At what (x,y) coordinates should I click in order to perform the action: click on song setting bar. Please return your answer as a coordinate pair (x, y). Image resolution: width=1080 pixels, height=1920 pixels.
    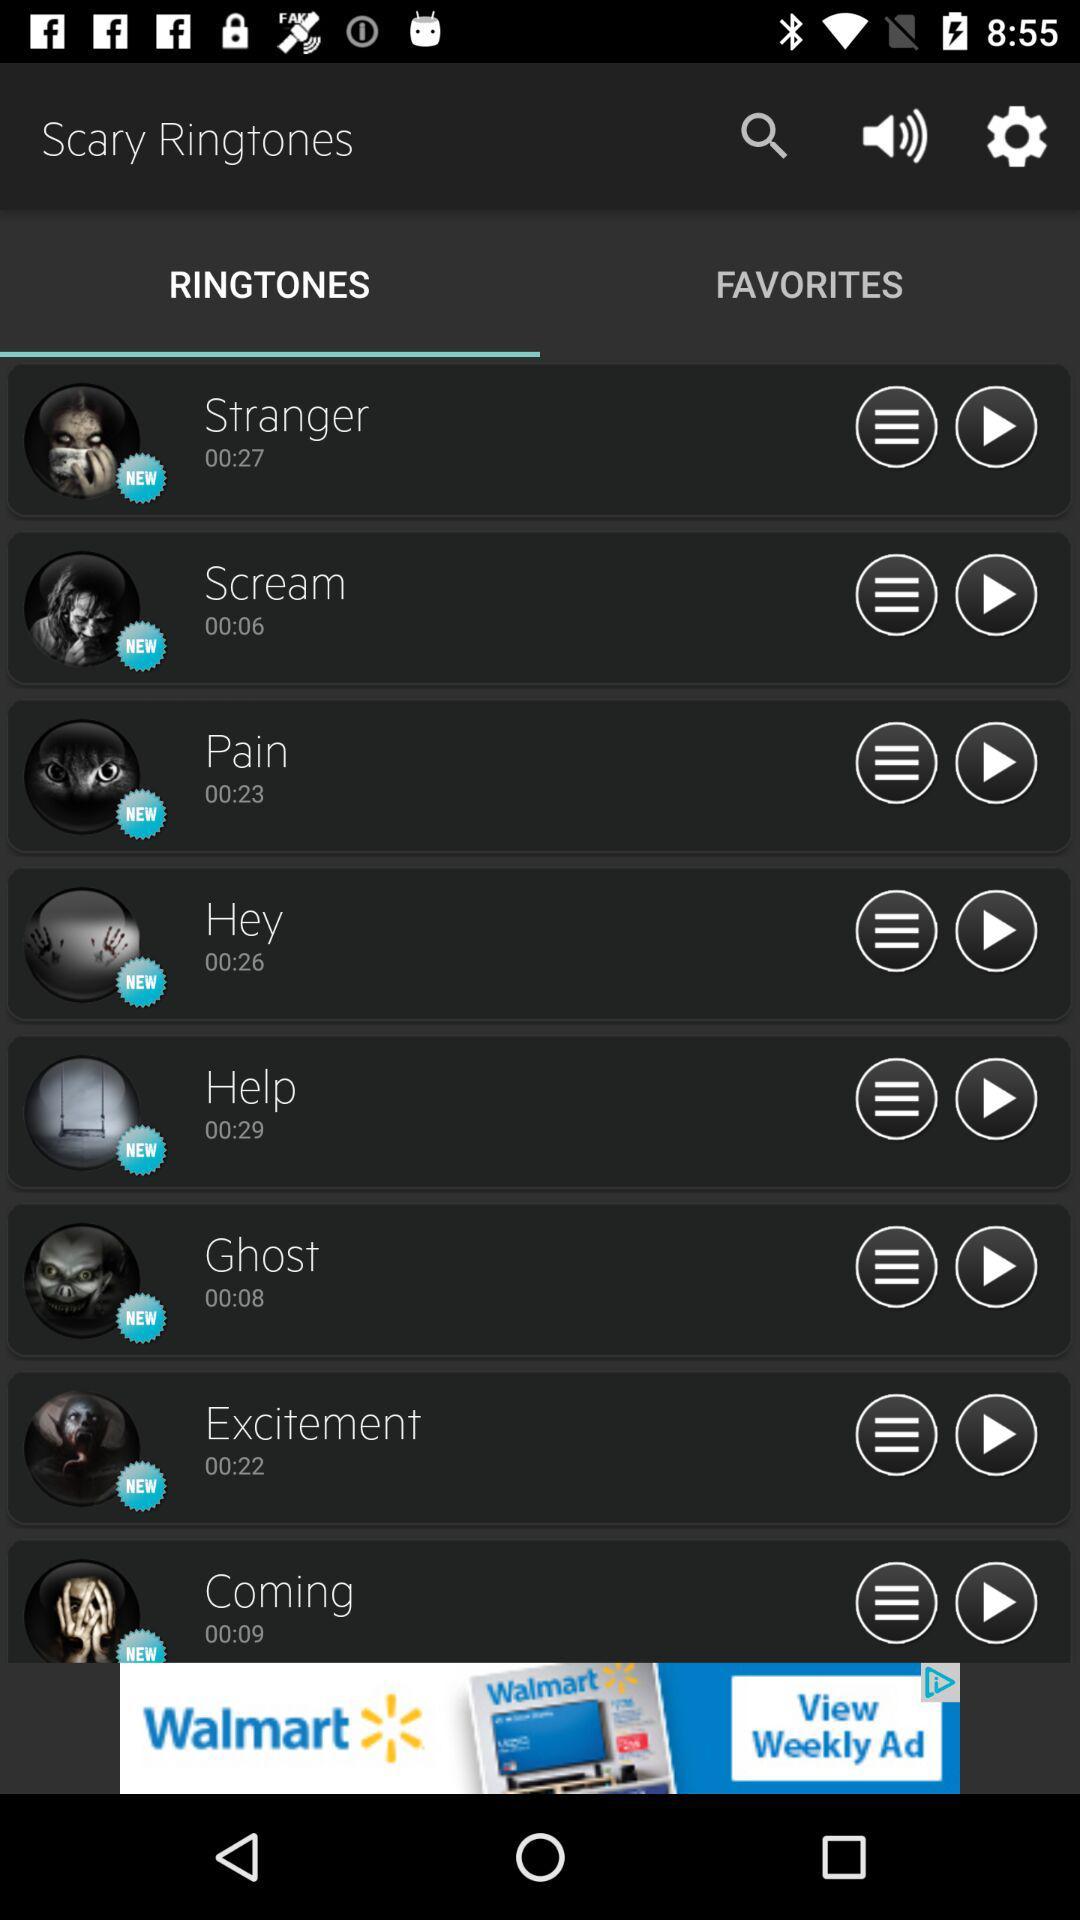
    Looking at the image, I should click on (895, 595).